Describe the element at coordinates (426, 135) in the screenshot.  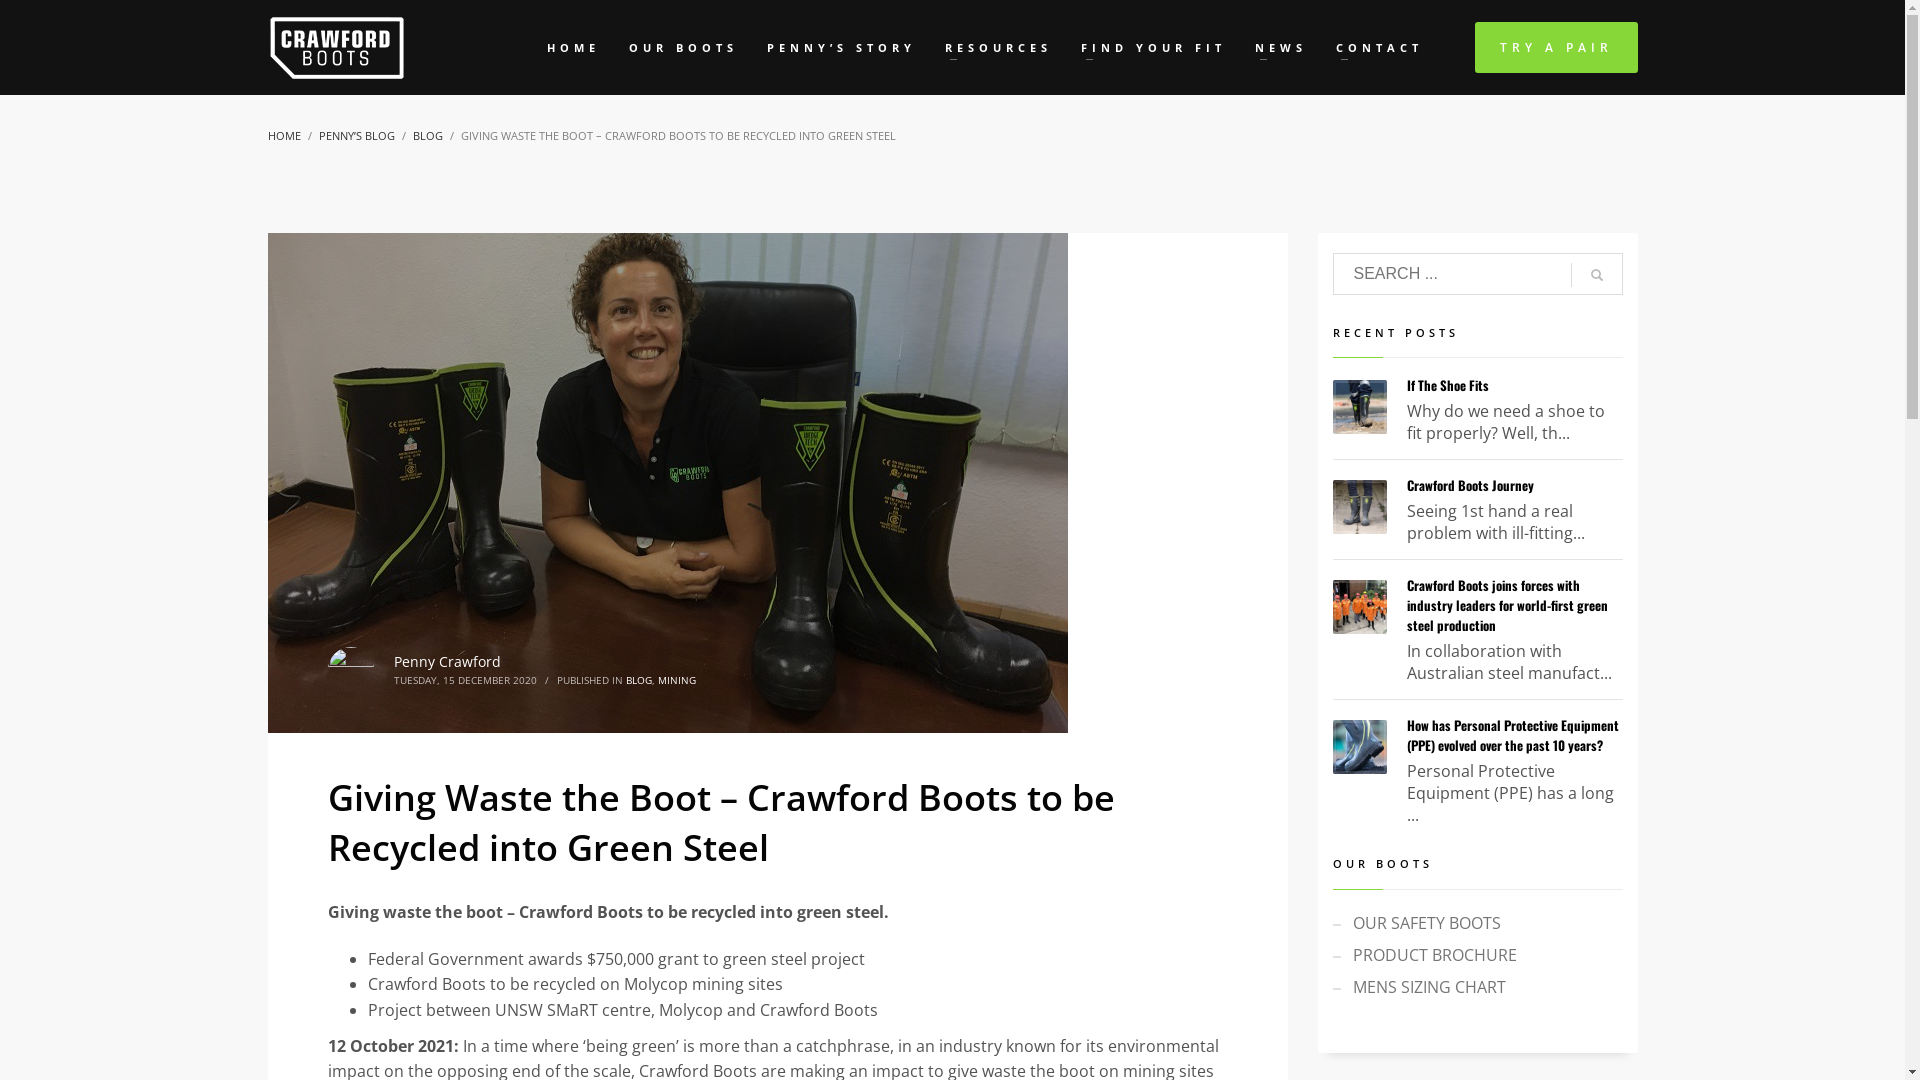
I see `'BLOG'` at that location.